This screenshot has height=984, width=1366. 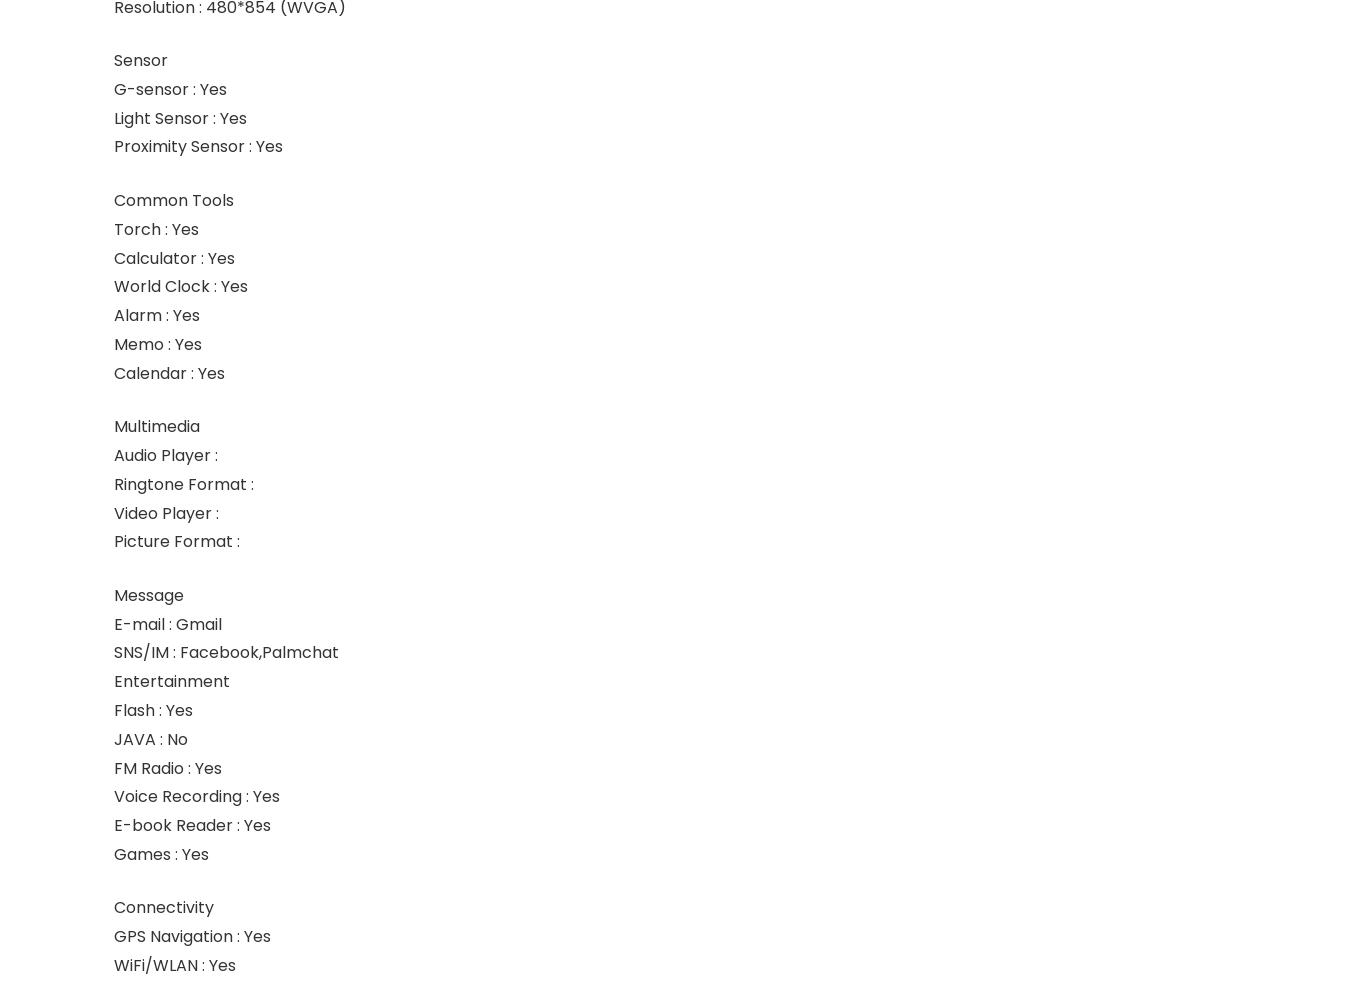 I want to click on 'Alarm : Yes', so click(x=155, y=314).